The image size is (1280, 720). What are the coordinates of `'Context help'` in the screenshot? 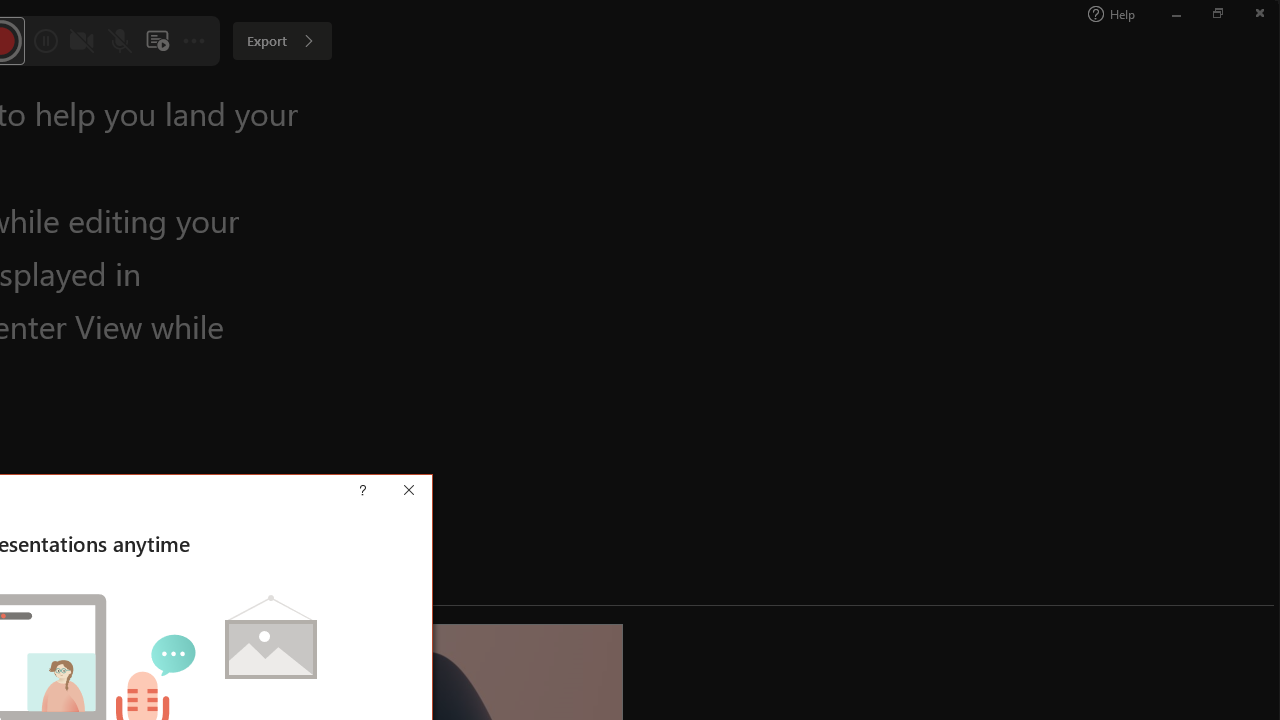 It's located at (392, 492).